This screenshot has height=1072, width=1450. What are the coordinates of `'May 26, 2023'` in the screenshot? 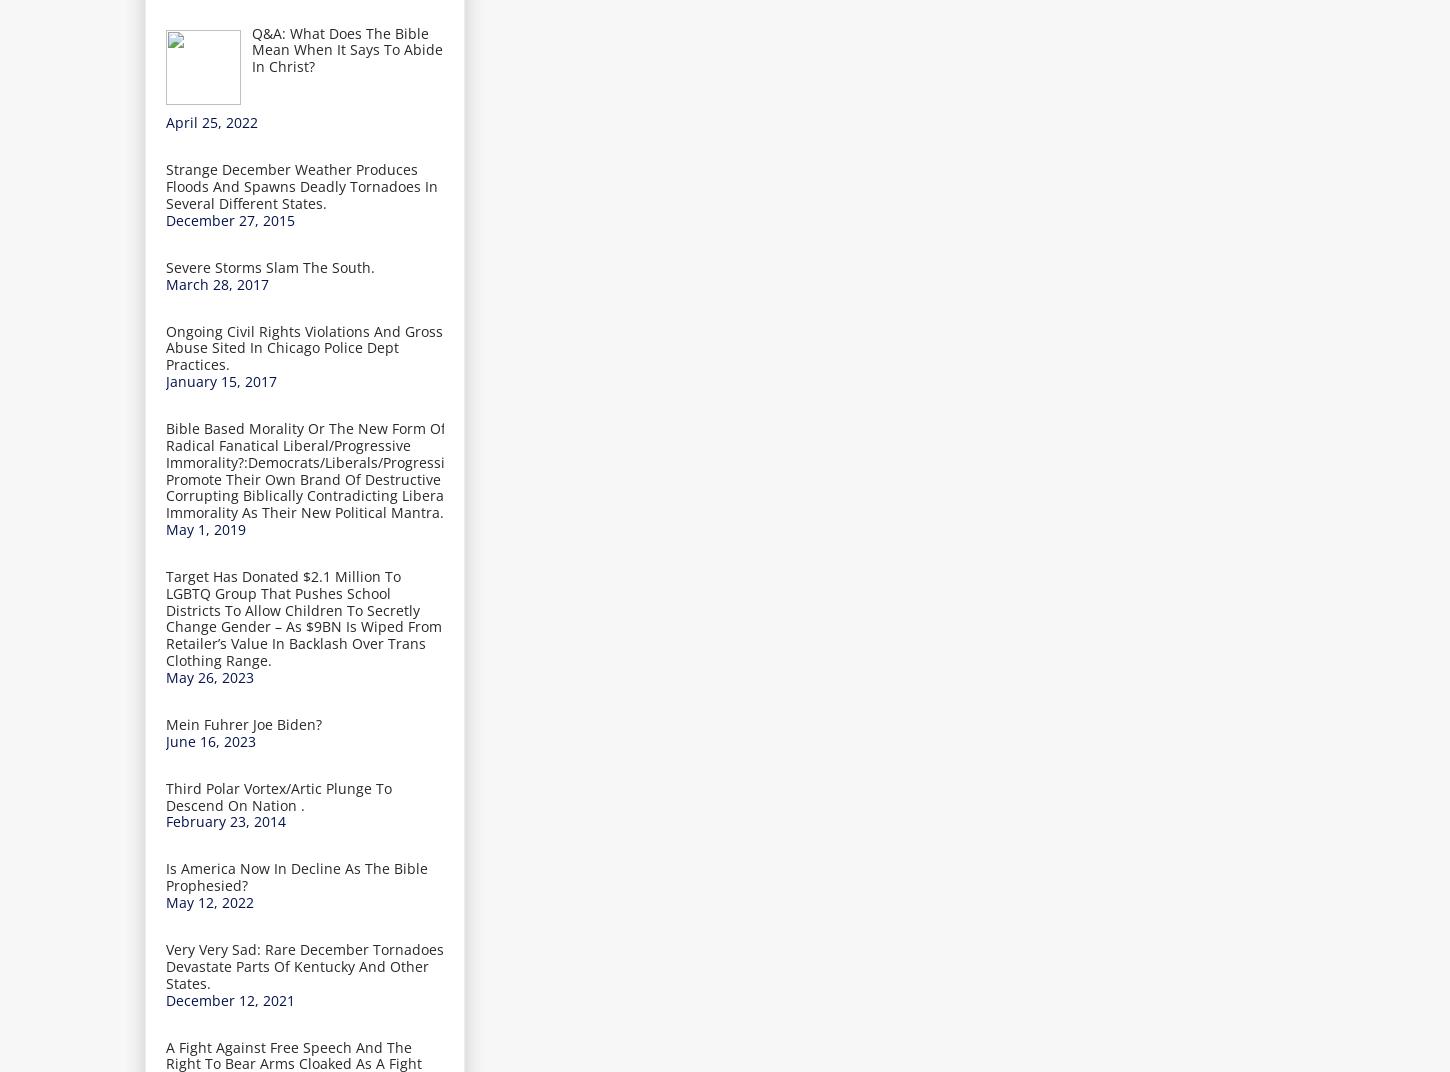 It's located at (208, 675).